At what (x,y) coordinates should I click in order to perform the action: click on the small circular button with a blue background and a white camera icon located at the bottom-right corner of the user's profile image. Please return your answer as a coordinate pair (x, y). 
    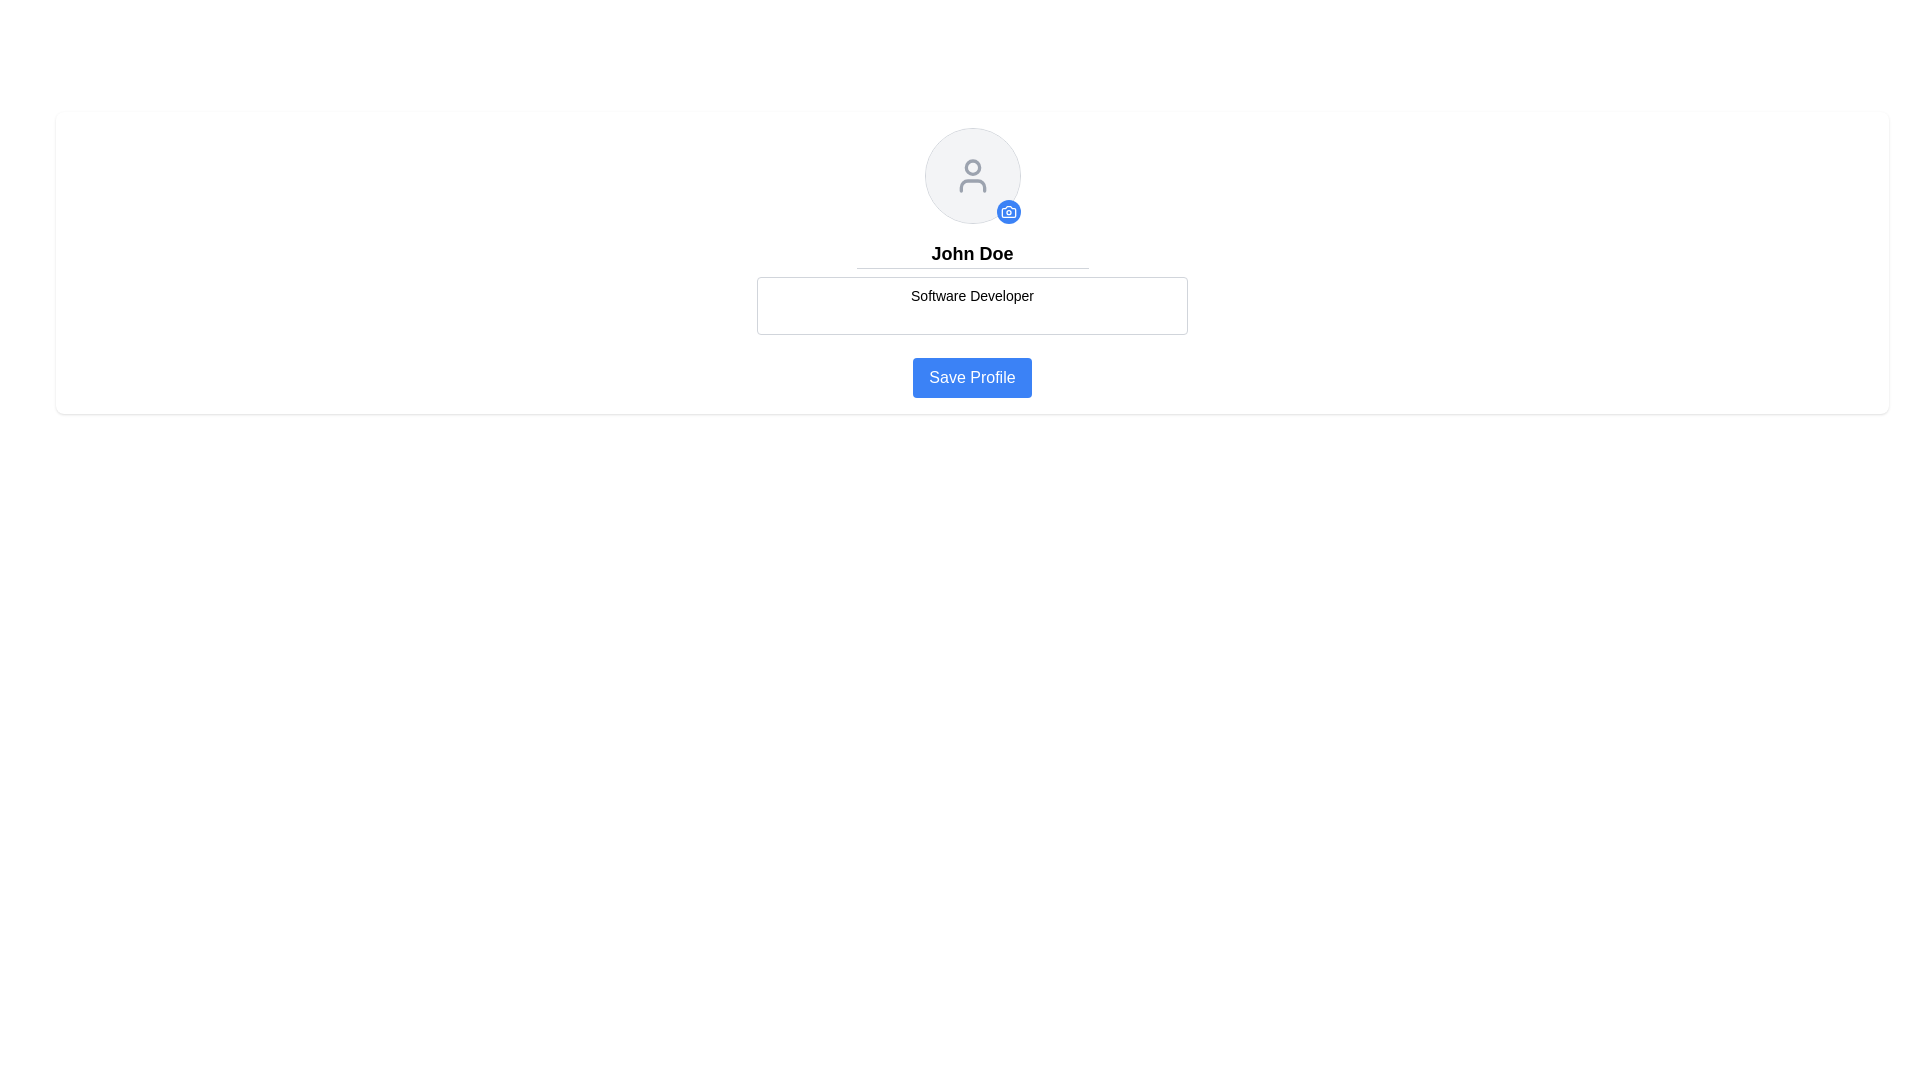
    Looking at the image, I should click on (1008, 212).